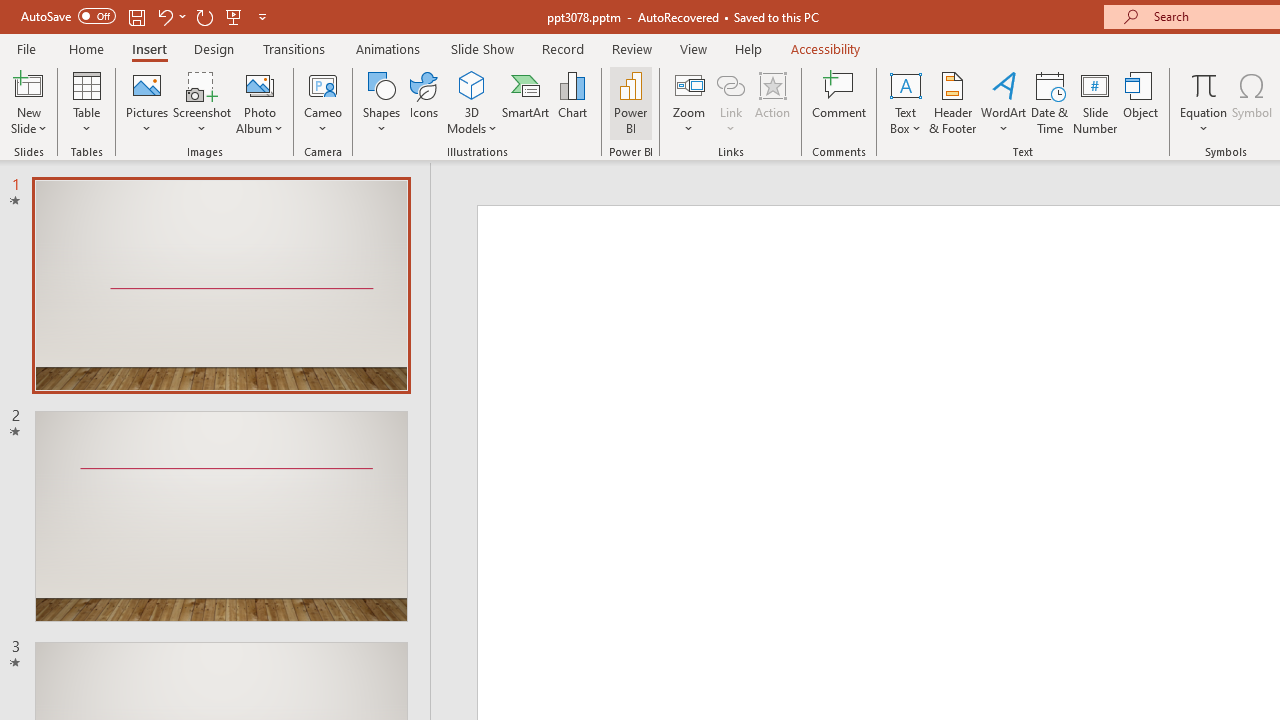 The width and height of the screenshot is (1280, 720). I want to click on 'Cameo', so click(323, 84).